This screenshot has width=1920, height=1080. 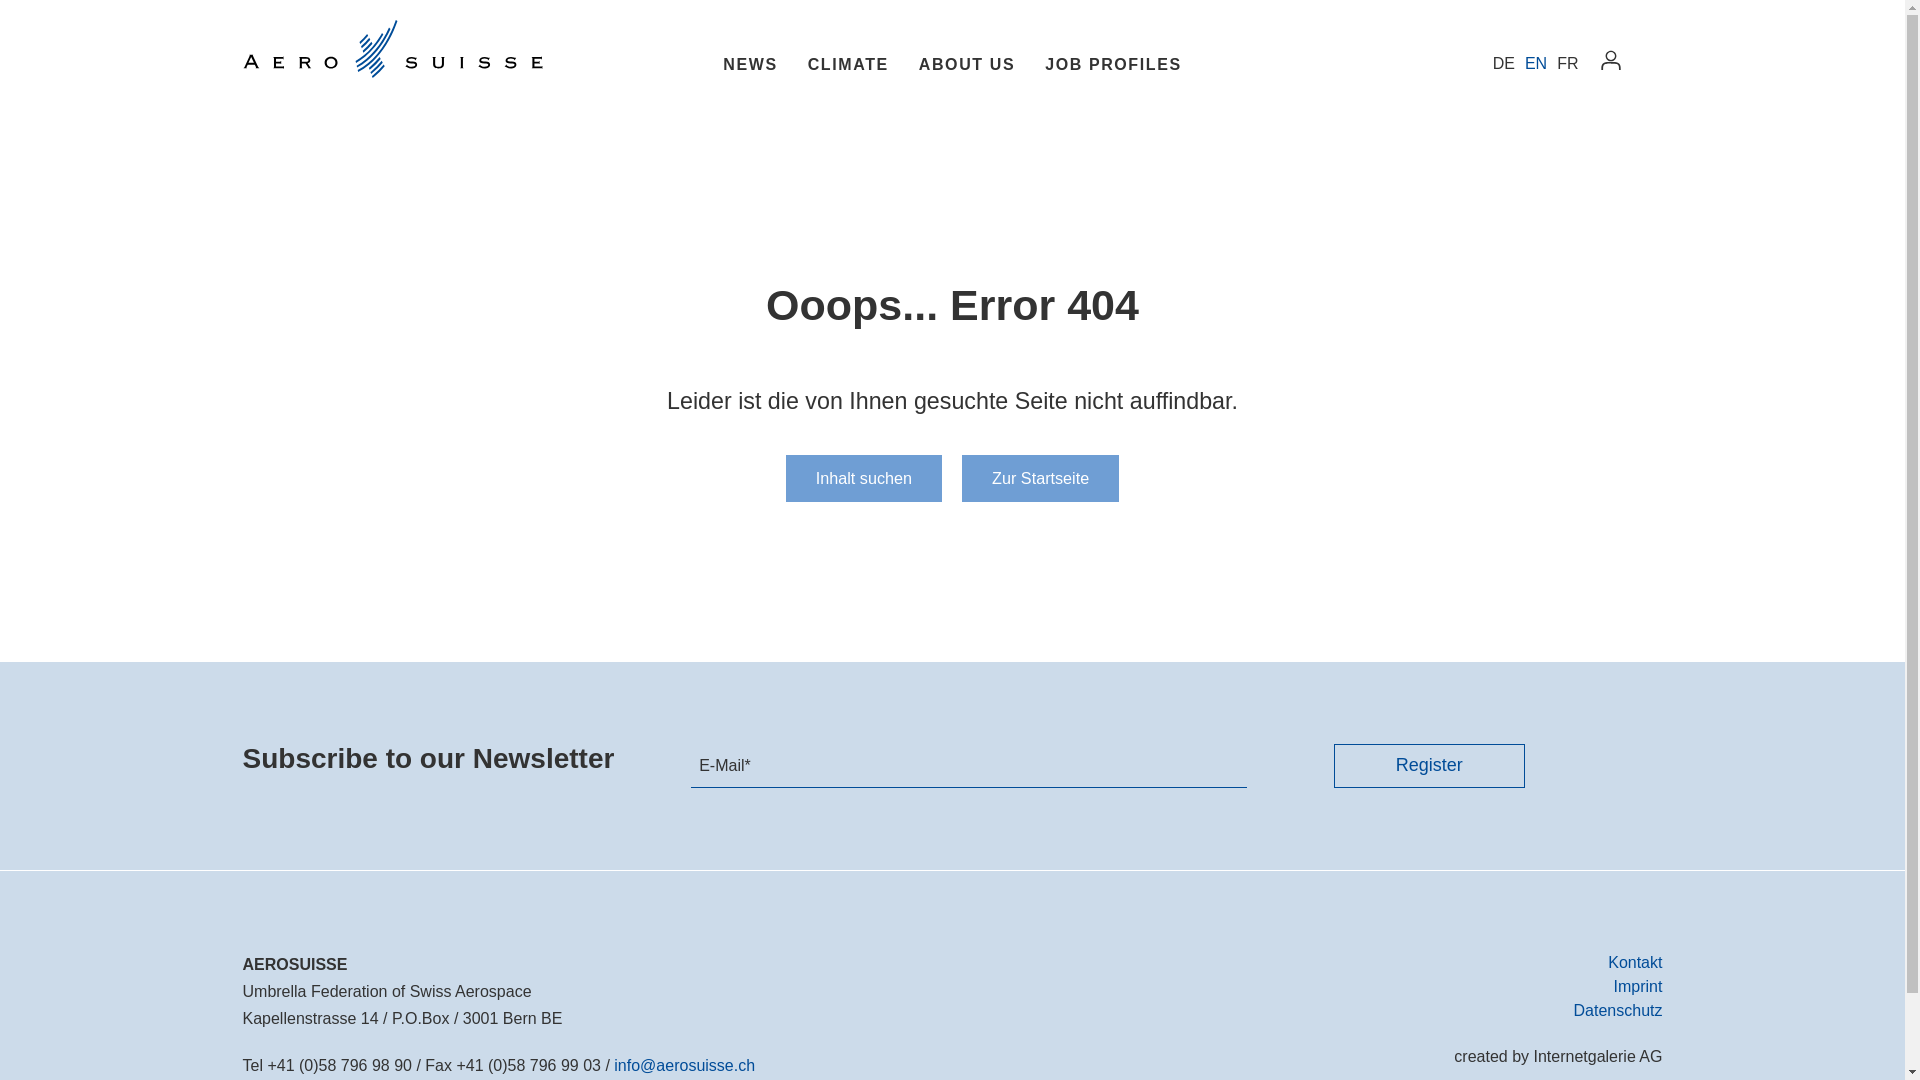 I want to click on 'Zur Startseite', so click(x=1040, y=478).